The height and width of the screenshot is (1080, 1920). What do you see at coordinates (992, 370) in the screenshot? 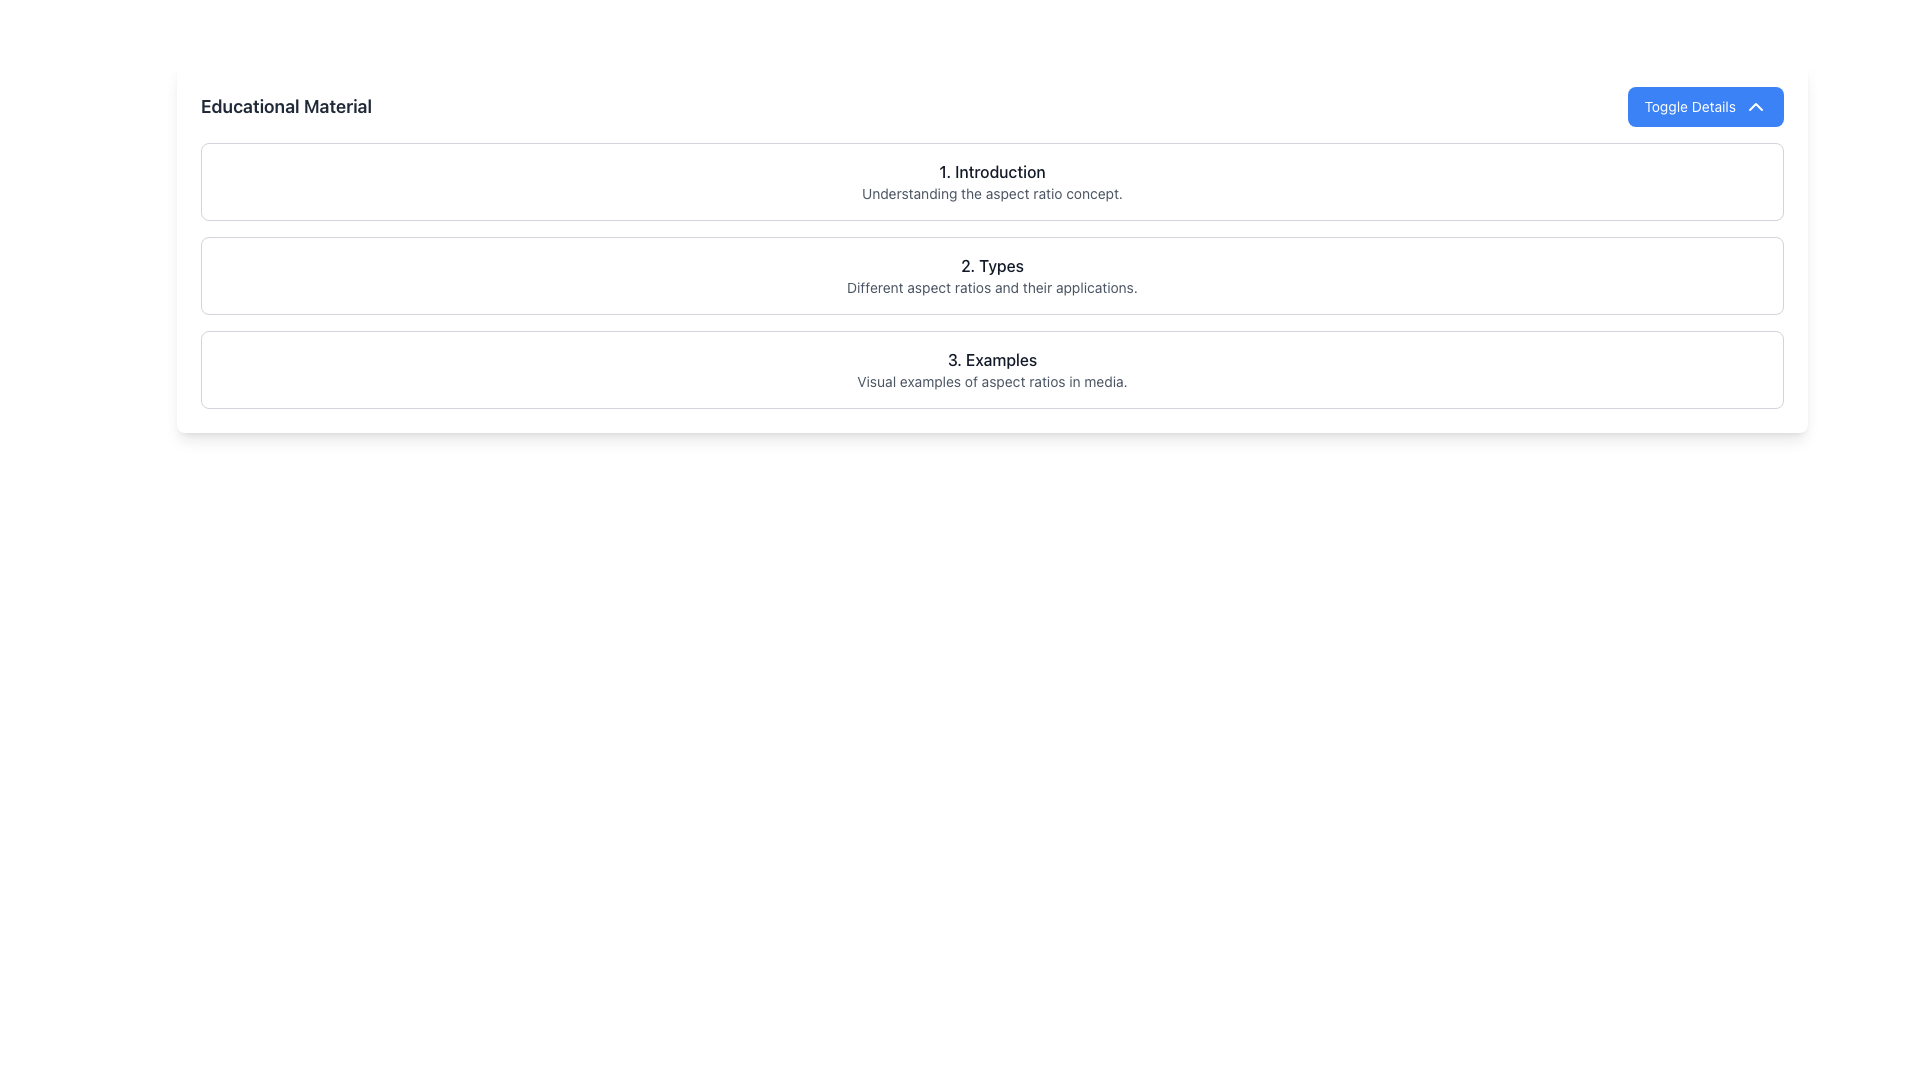
I see `the third selectable list item in the vertical navigation list` at bounding box center [992, 370].